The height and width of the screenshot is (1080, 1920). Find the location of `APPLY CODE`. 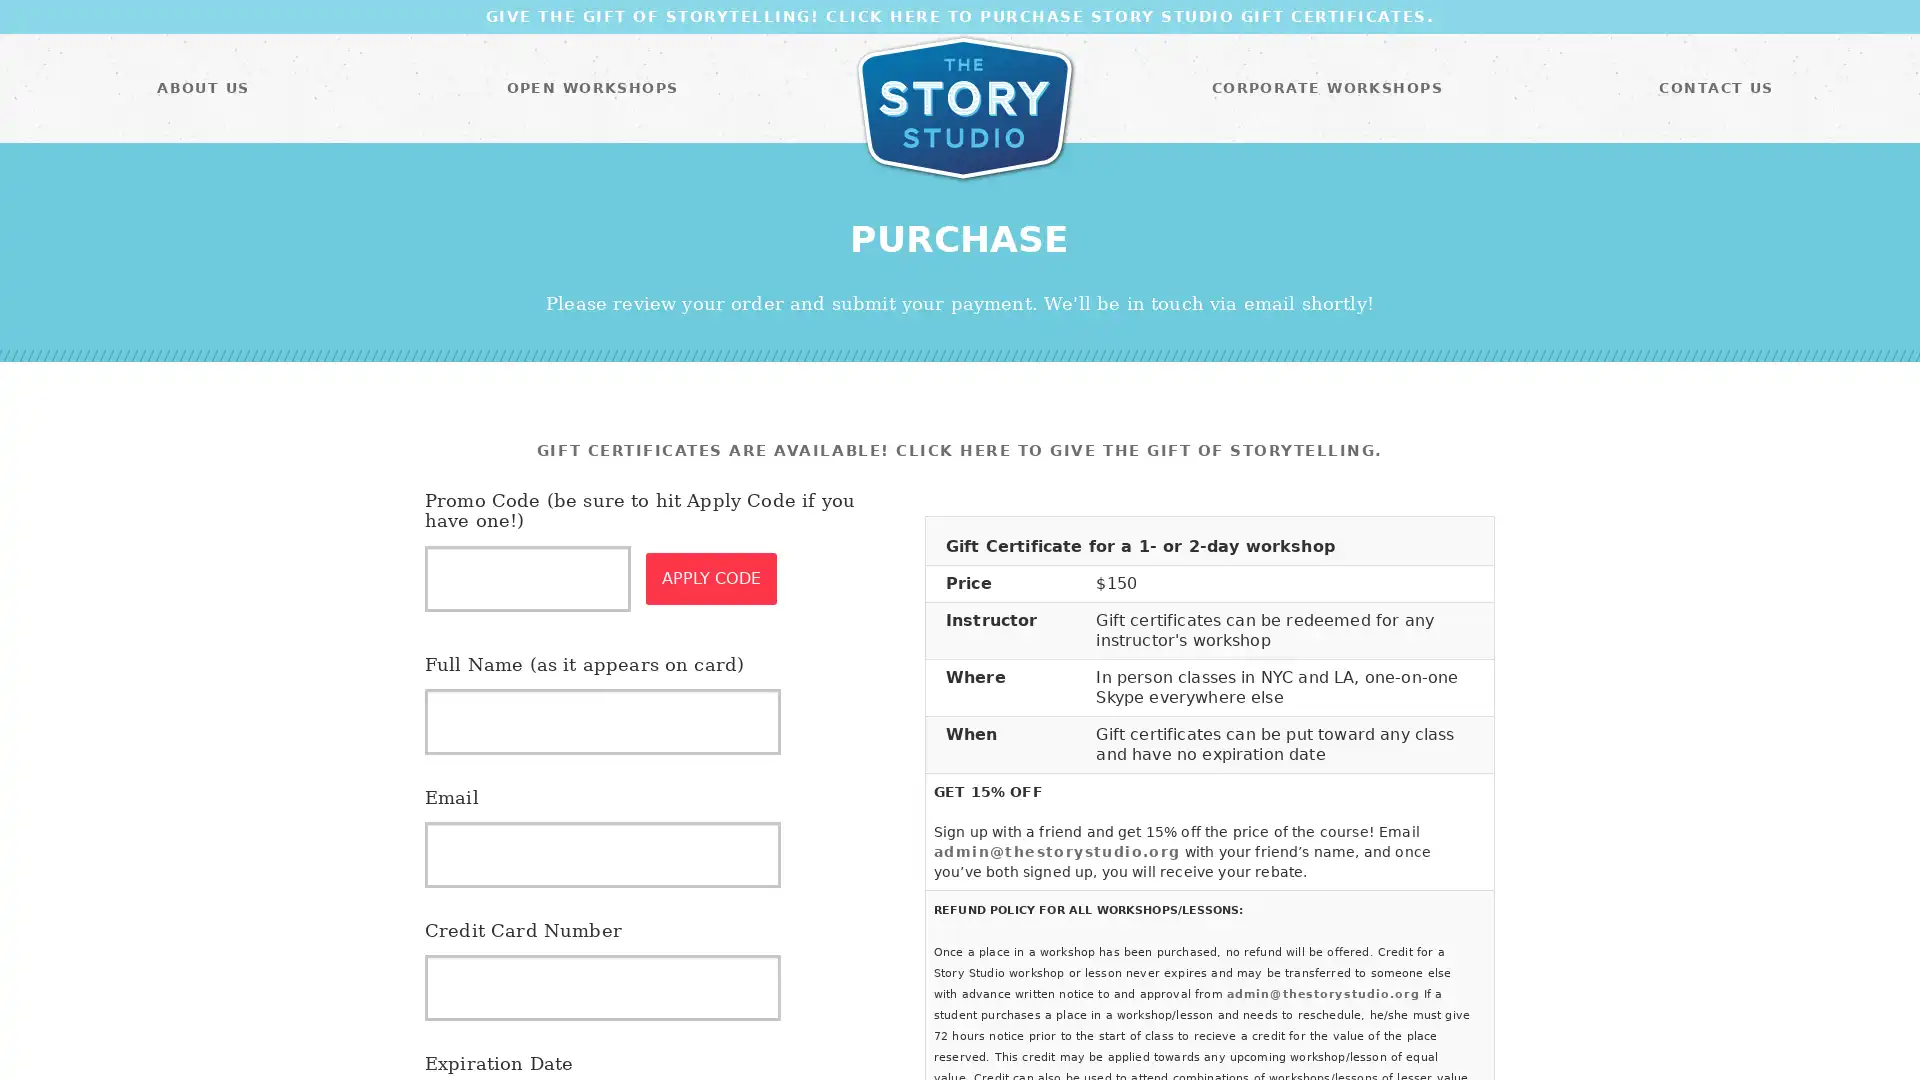

APPLY CODE is located at coordinates (711, 578).